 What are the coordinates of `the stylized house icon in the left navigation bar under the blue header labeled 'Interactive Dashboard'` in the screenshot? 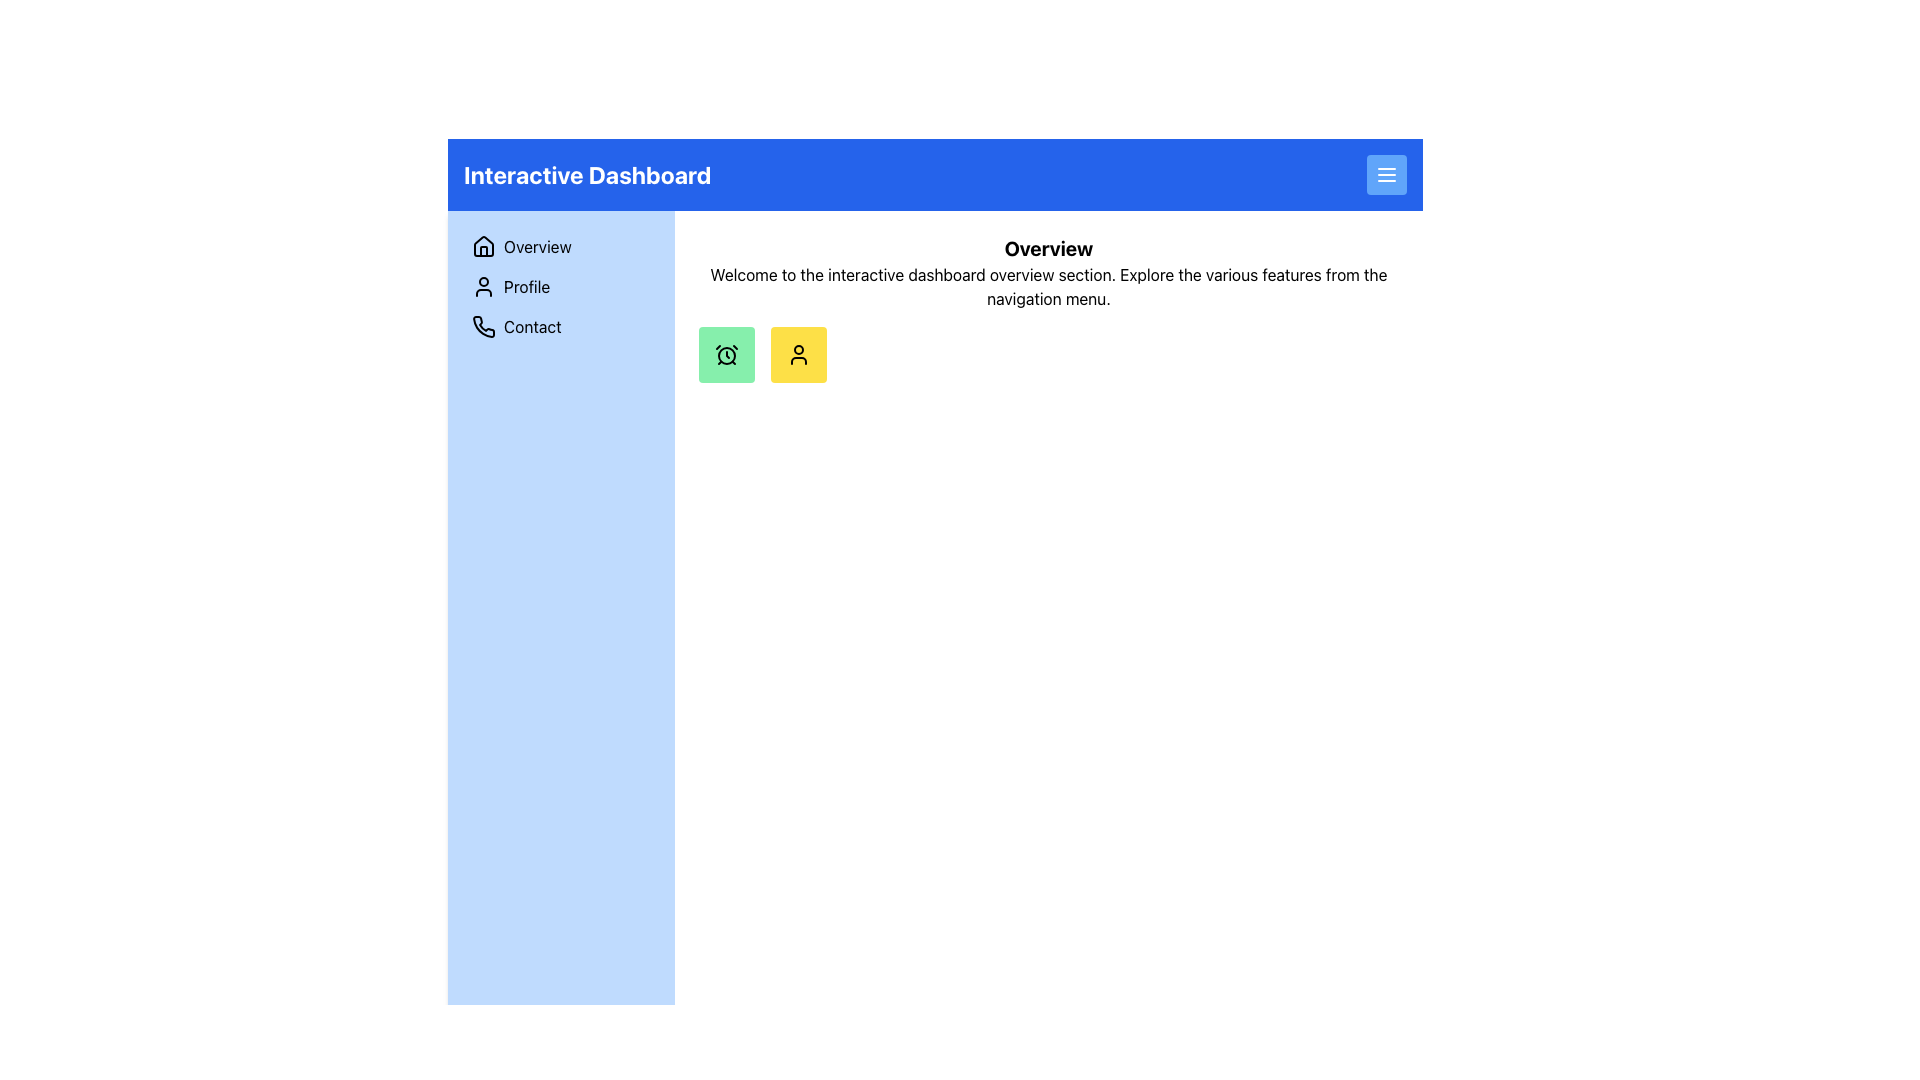 It's located at (484, 245).